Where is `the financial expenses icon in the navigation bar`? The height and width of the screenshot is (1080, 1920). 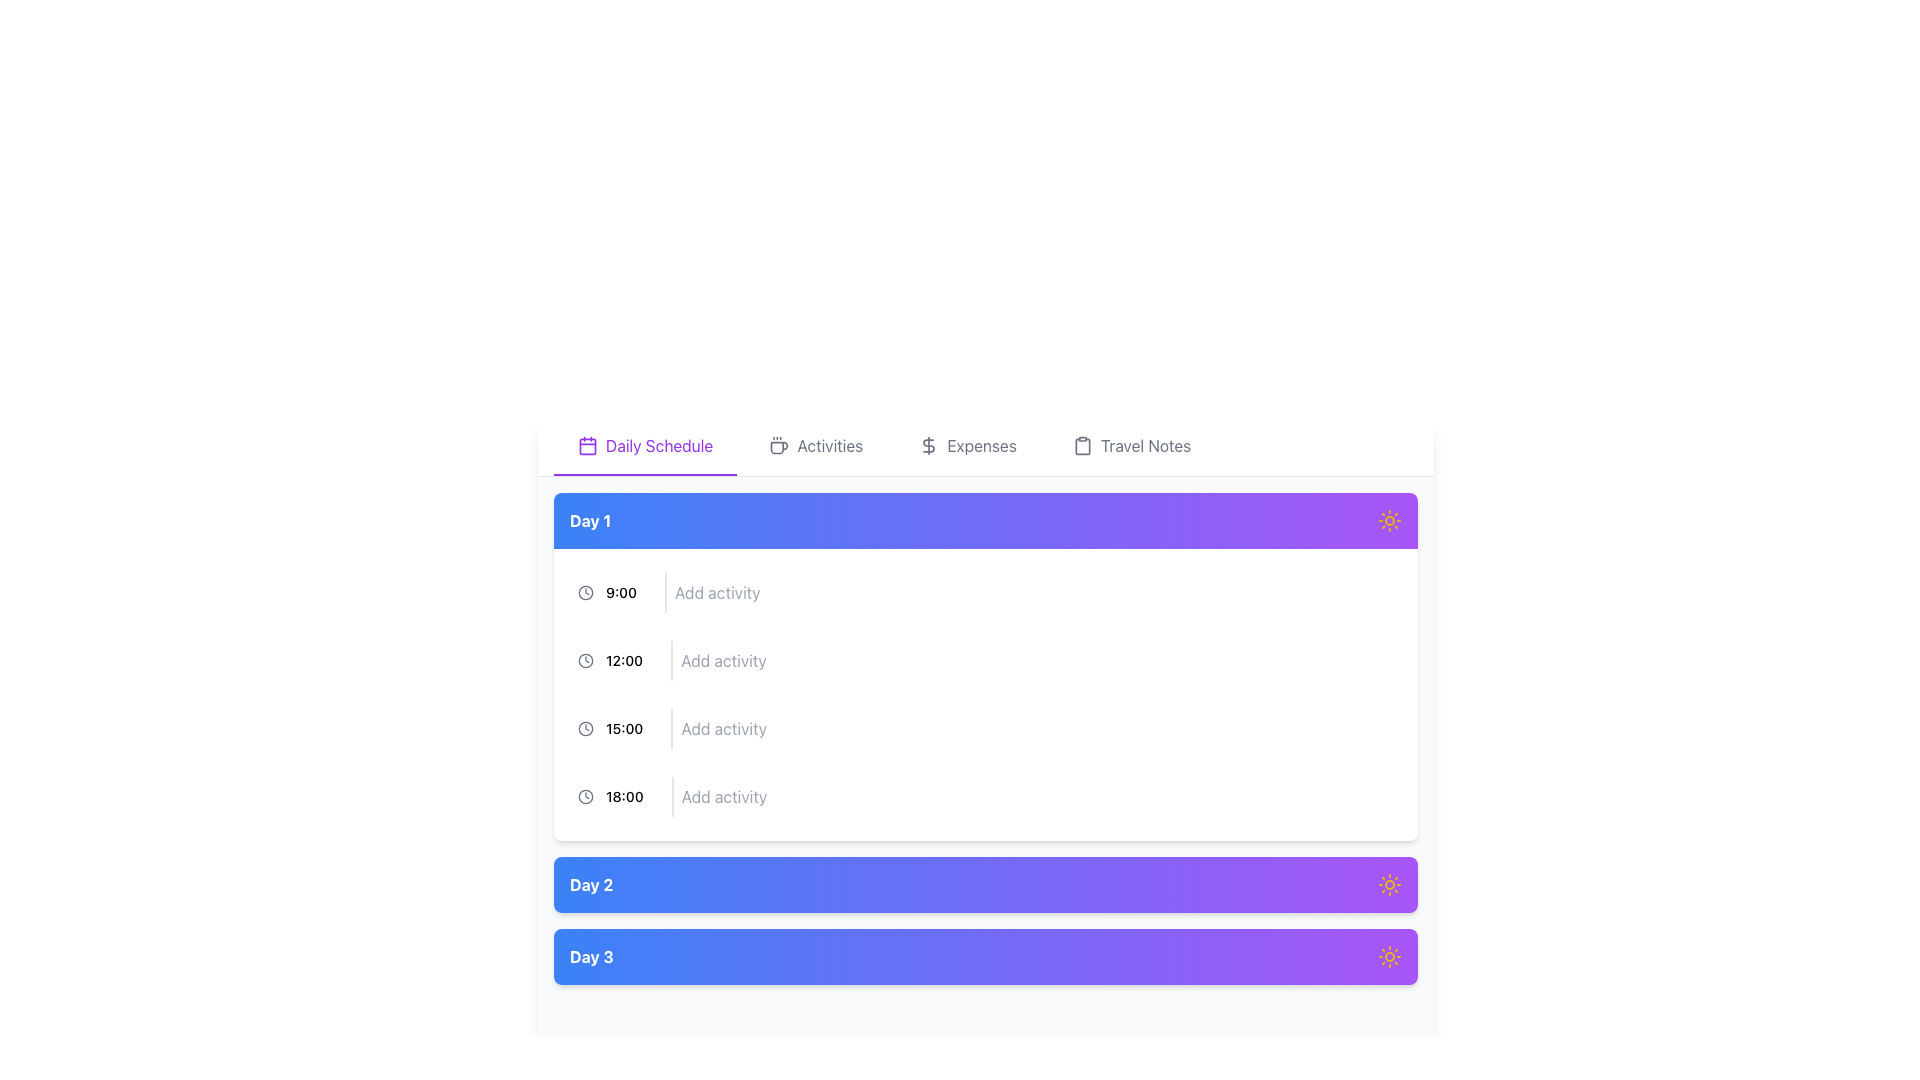
the financial expenses icon in the navigation bar is located at coordinates (928, 445).